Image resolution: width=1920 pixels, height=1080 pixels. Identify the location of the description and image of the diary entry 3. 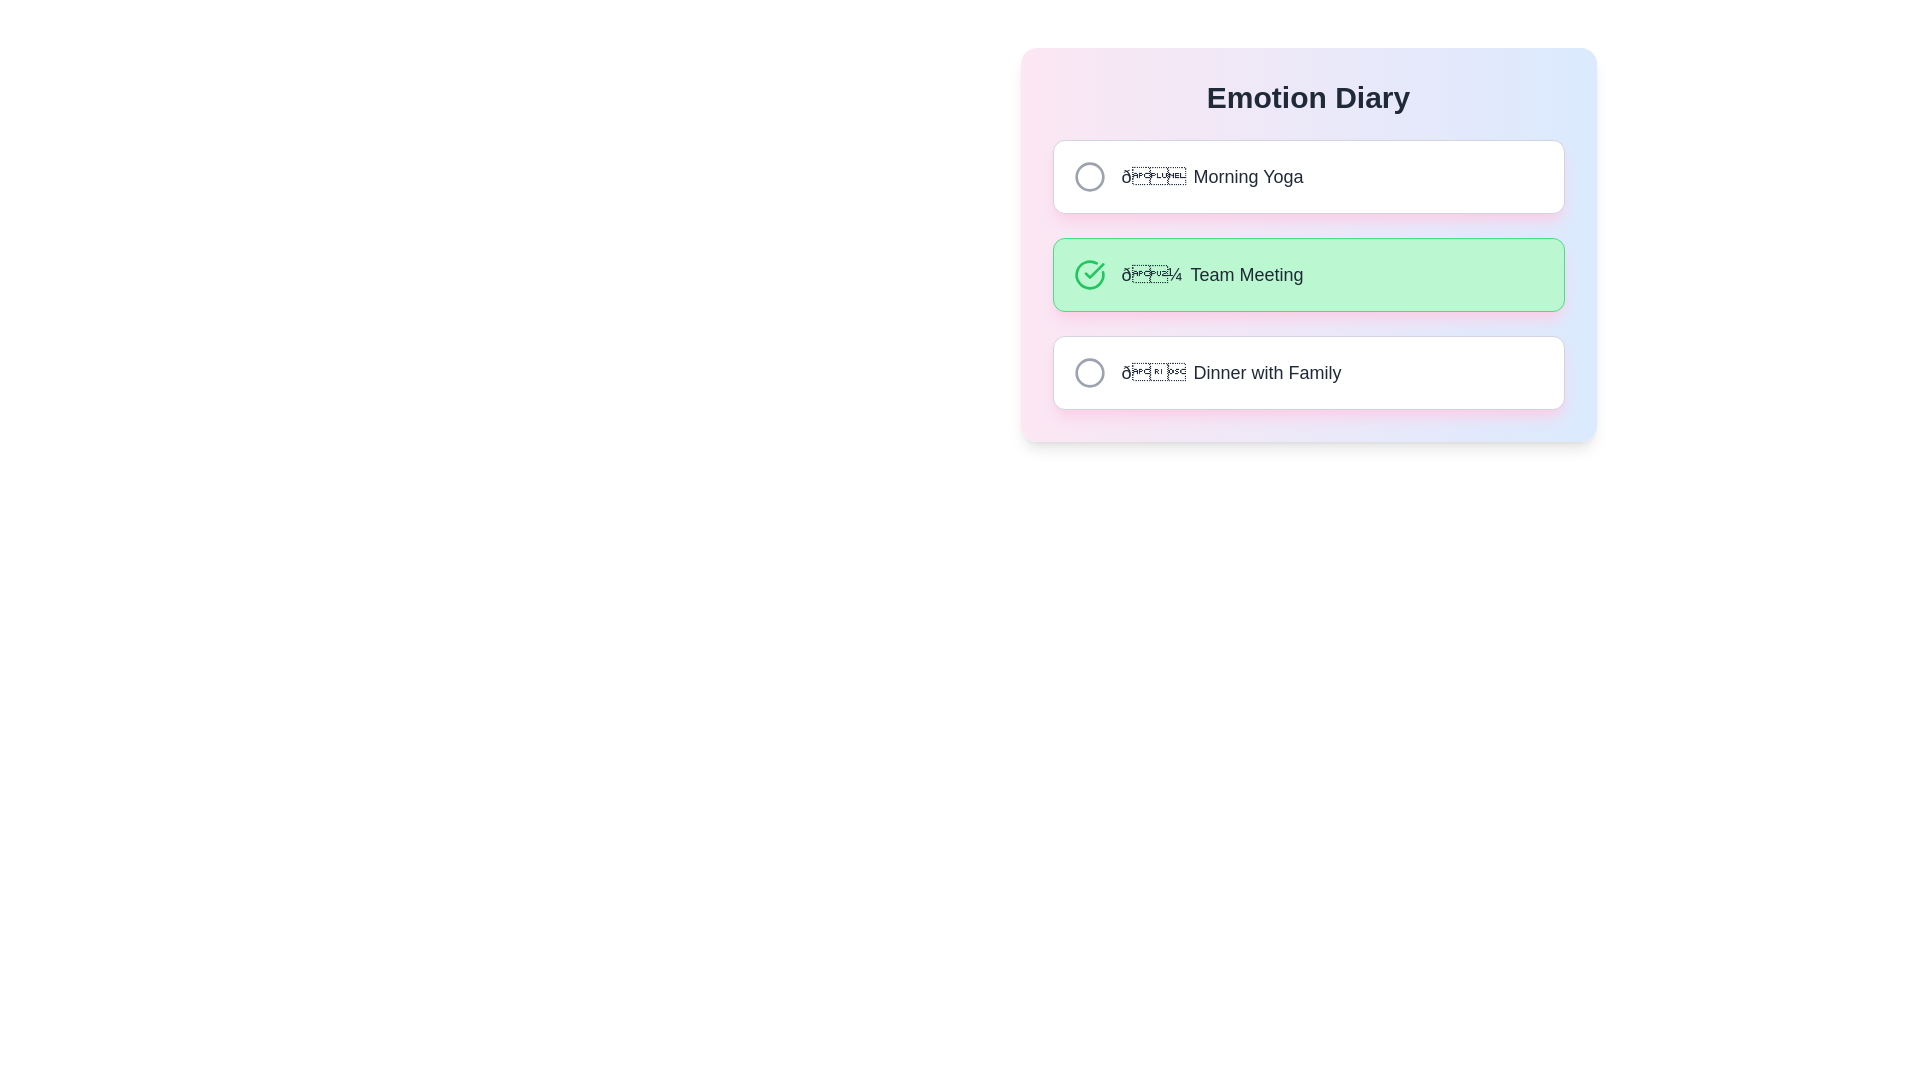
(1308, 373).